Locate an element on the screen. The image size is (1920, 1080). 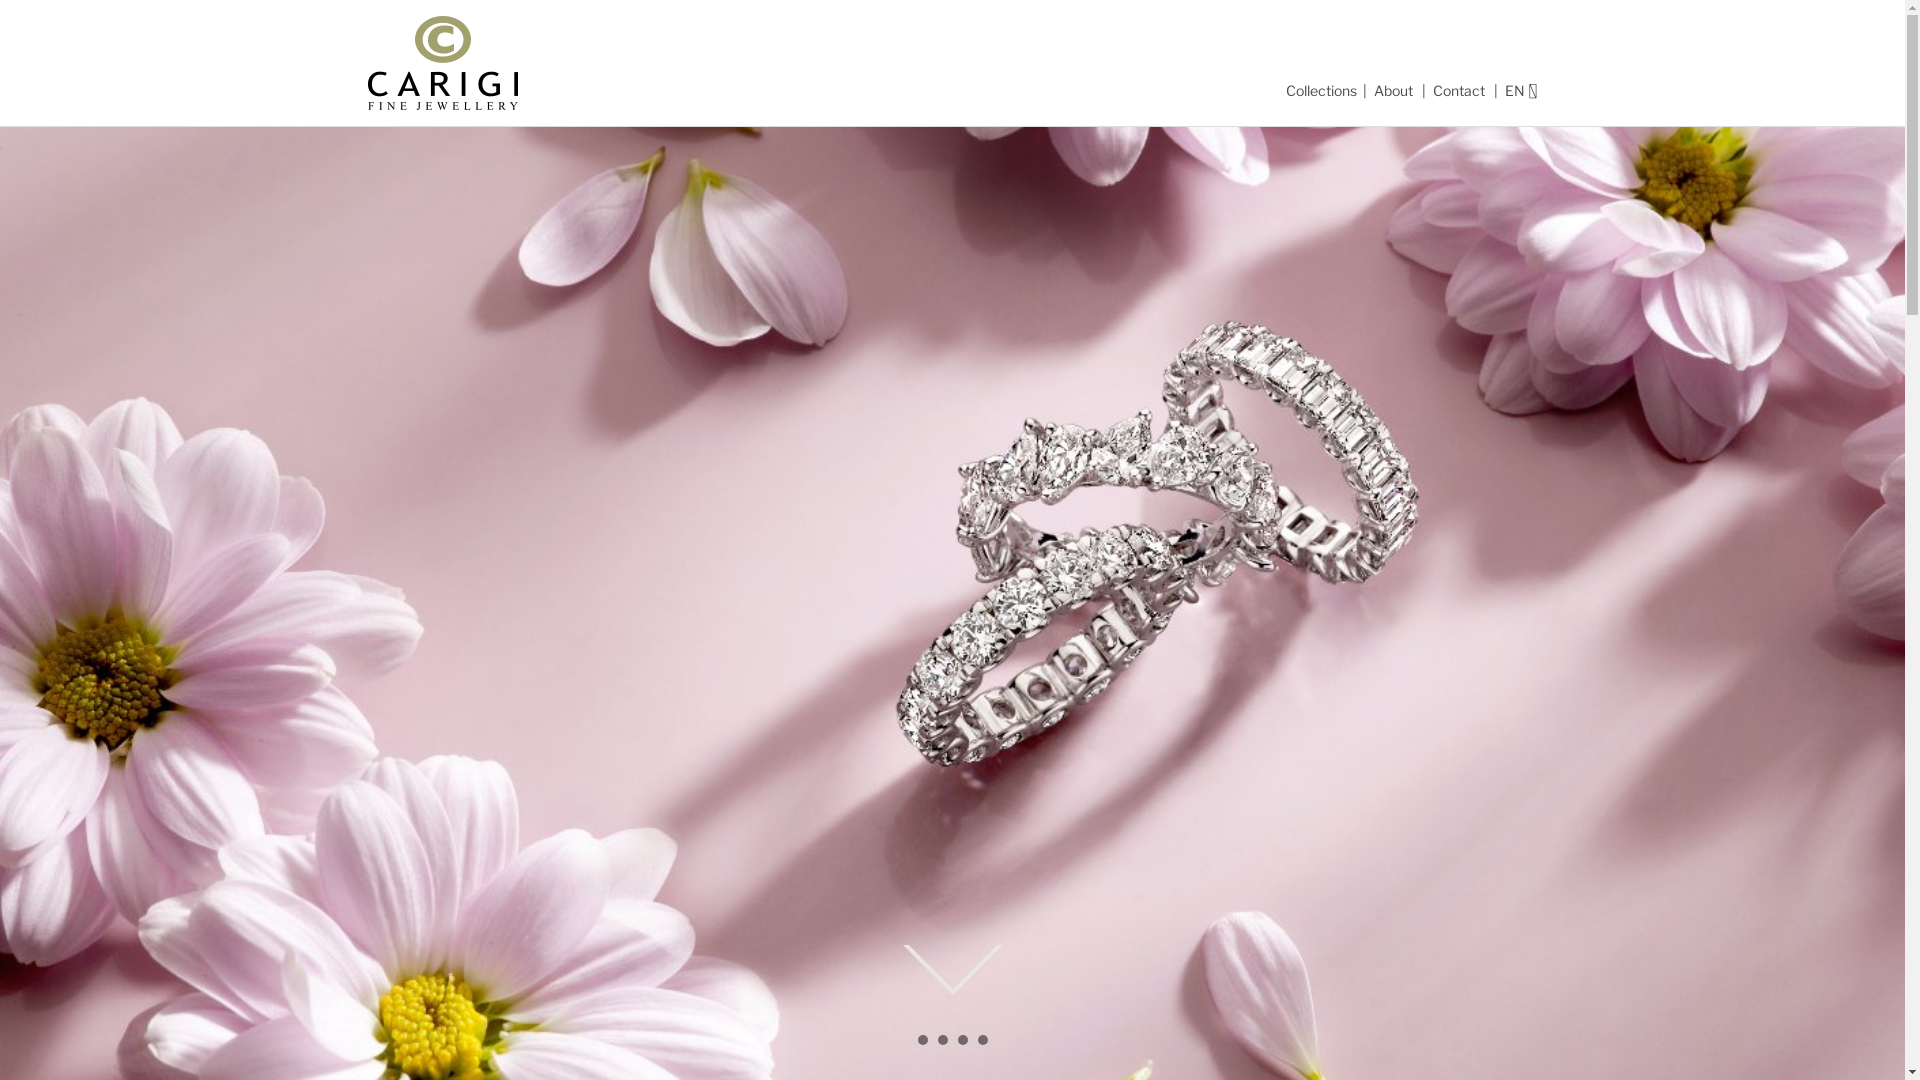
'Collections' is located at coordinates (1321, 90).